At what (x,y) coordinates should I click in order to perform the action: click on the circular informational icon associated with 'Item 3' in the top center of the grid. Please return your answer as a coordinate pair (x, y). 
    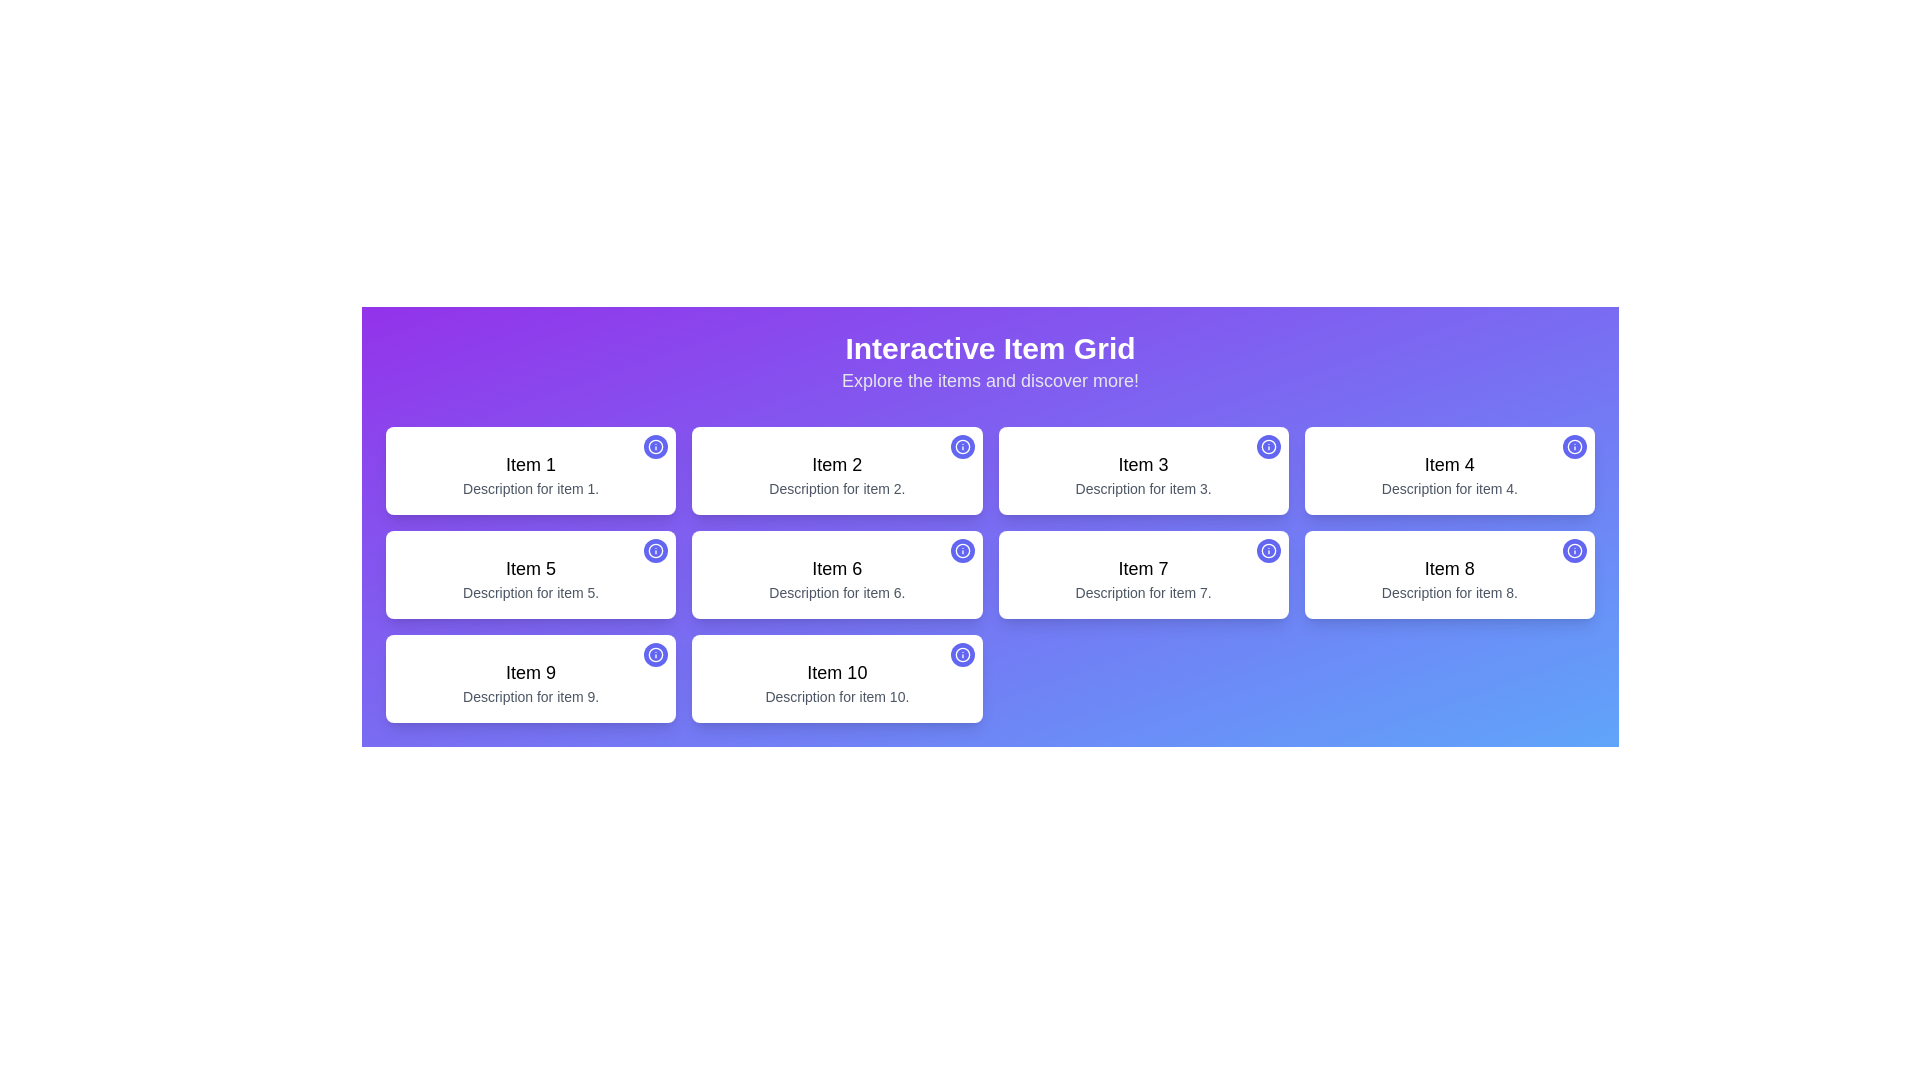
    Looking at the image, I should click on (1267, 446).